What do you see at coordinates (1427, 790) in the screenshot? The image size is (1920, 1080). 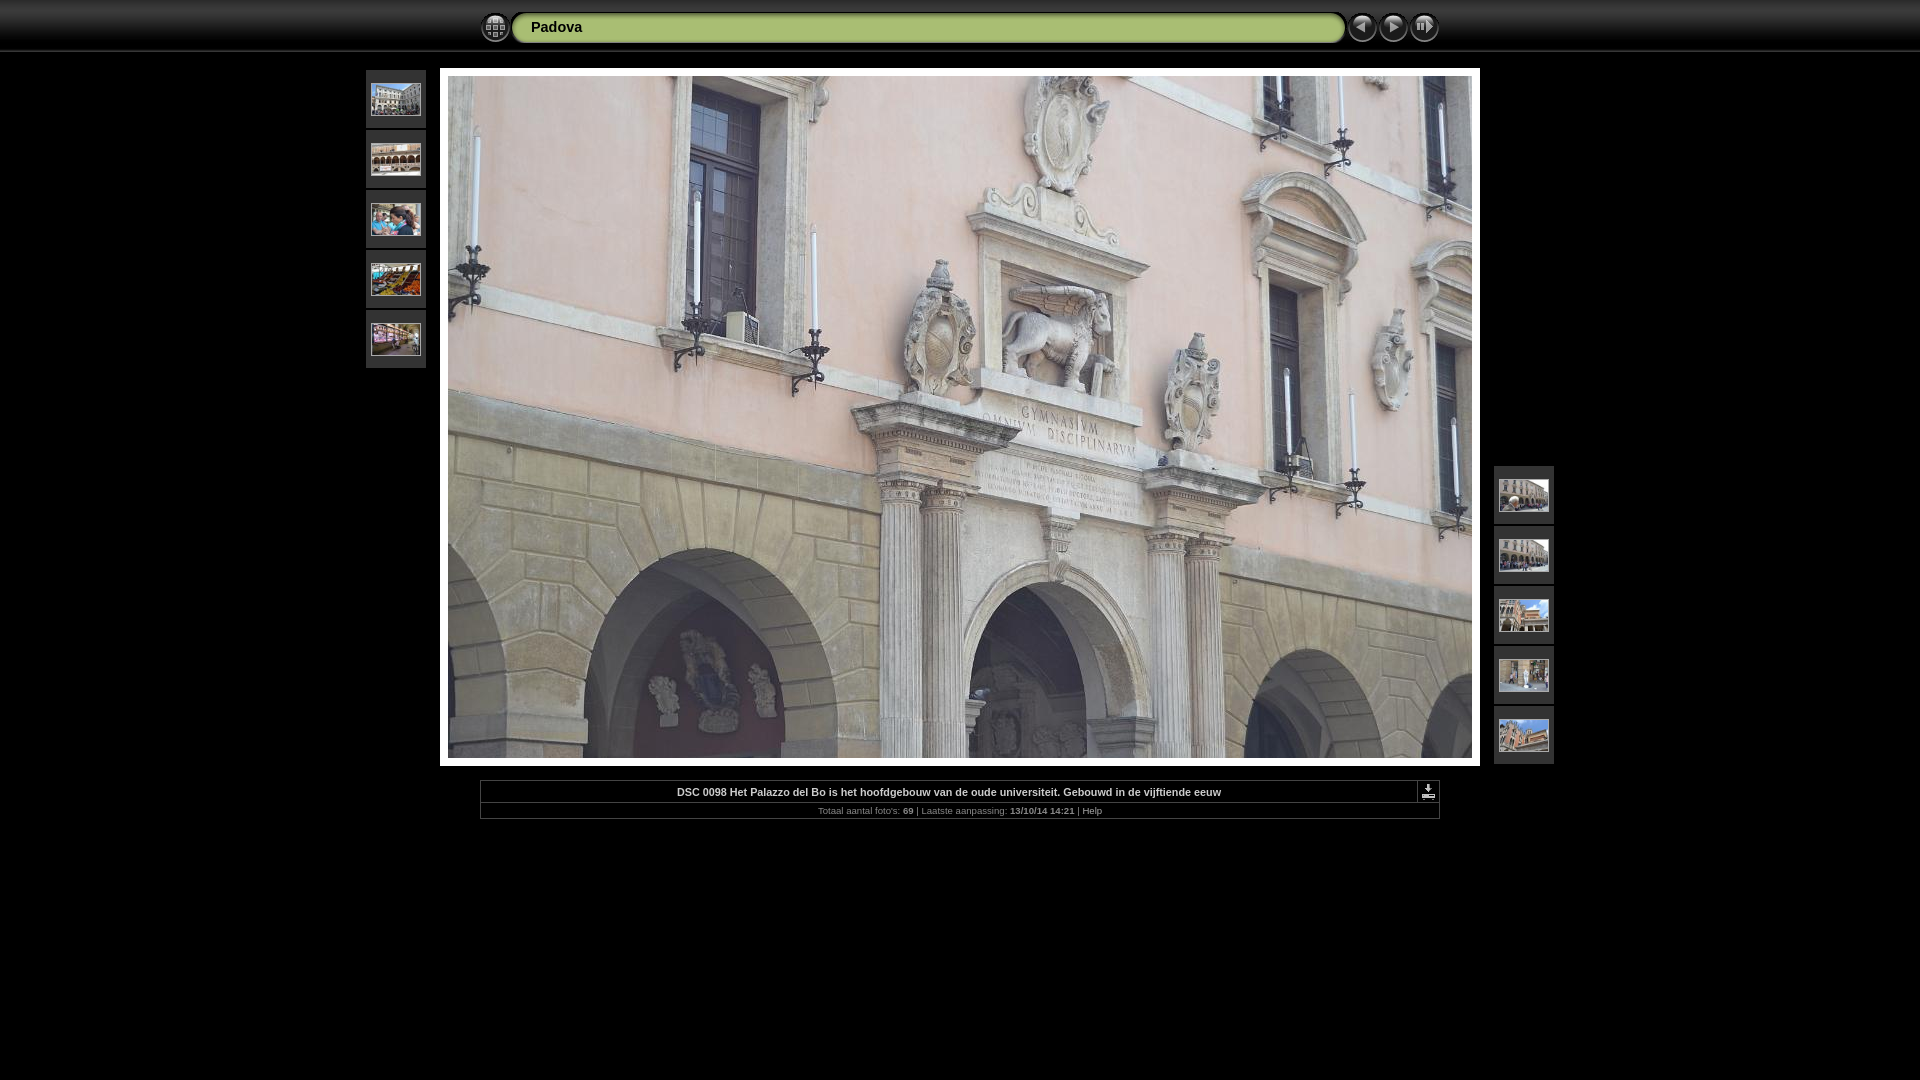 I see `' Foto downloaden '` at bounding box center [1427, 790].